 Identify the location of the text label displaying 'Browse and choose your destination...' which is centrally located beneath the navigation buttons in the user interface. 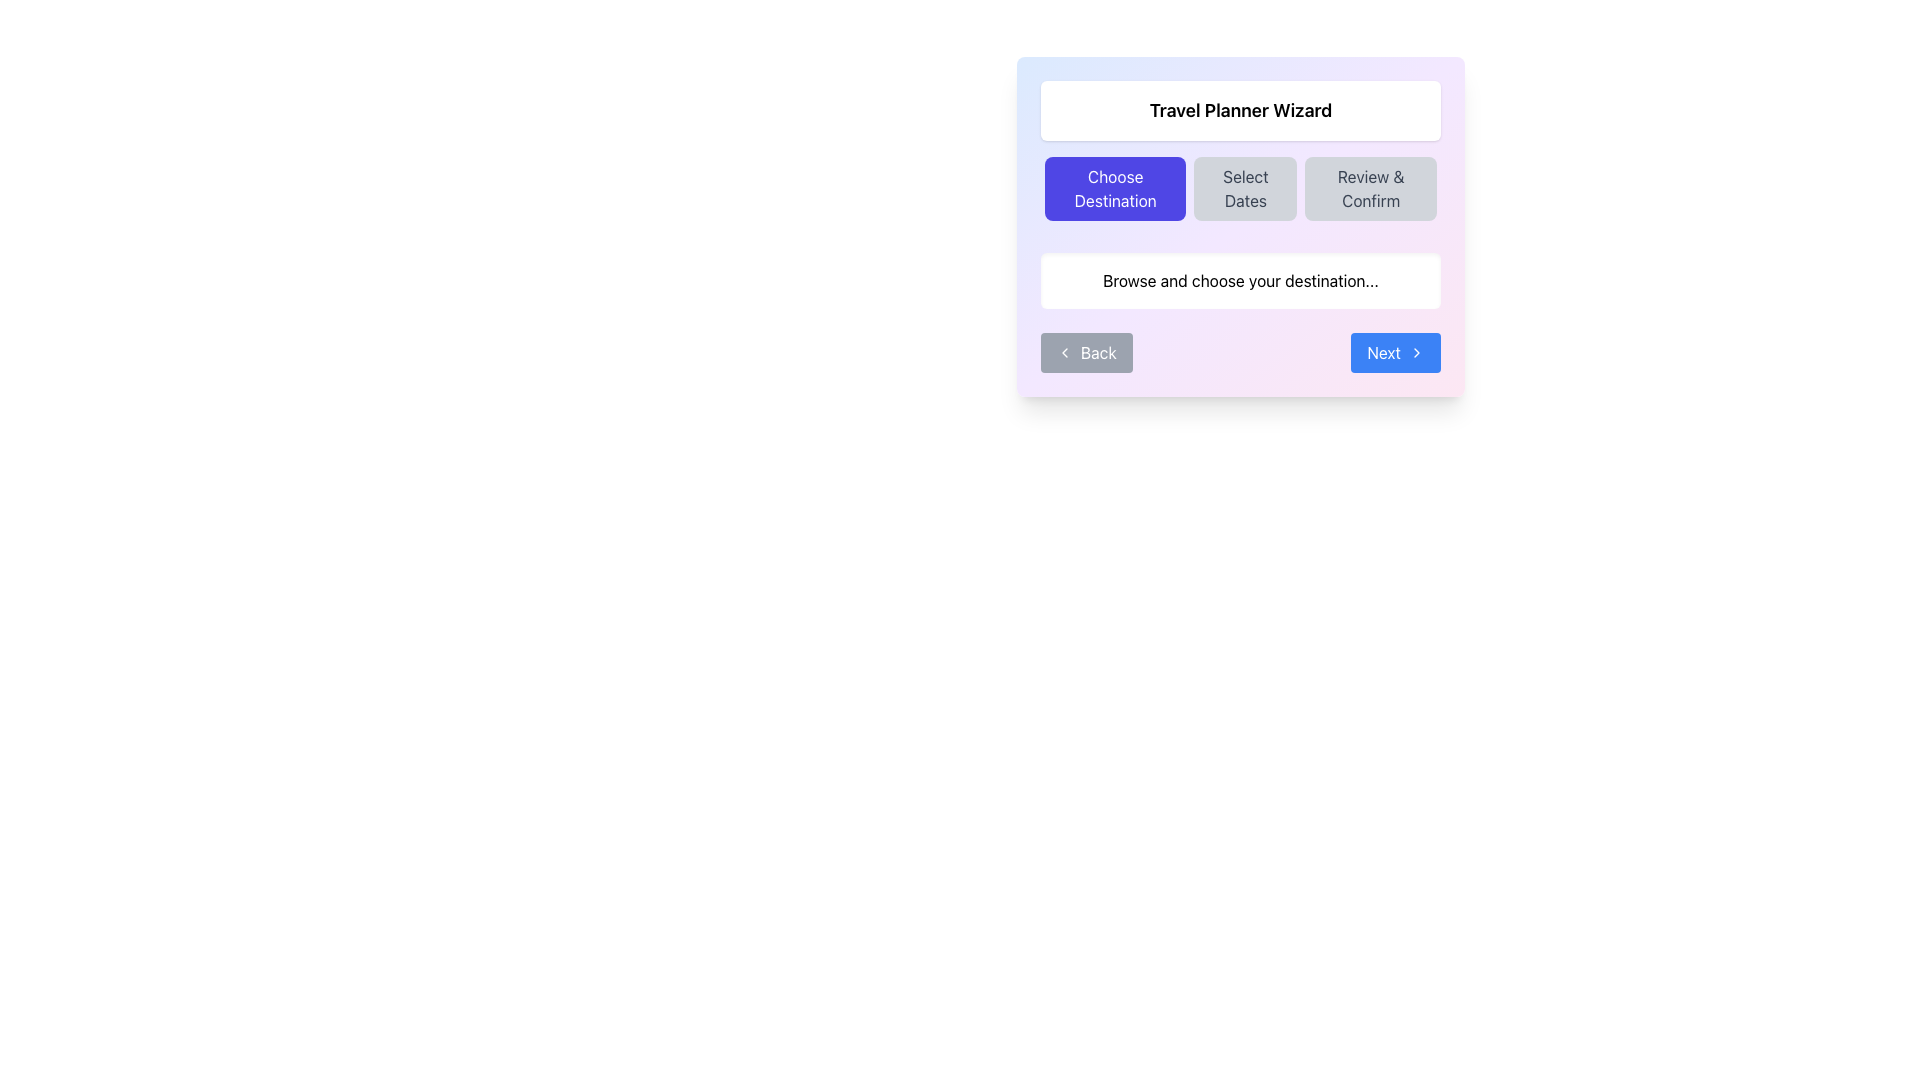
(1240, 281).